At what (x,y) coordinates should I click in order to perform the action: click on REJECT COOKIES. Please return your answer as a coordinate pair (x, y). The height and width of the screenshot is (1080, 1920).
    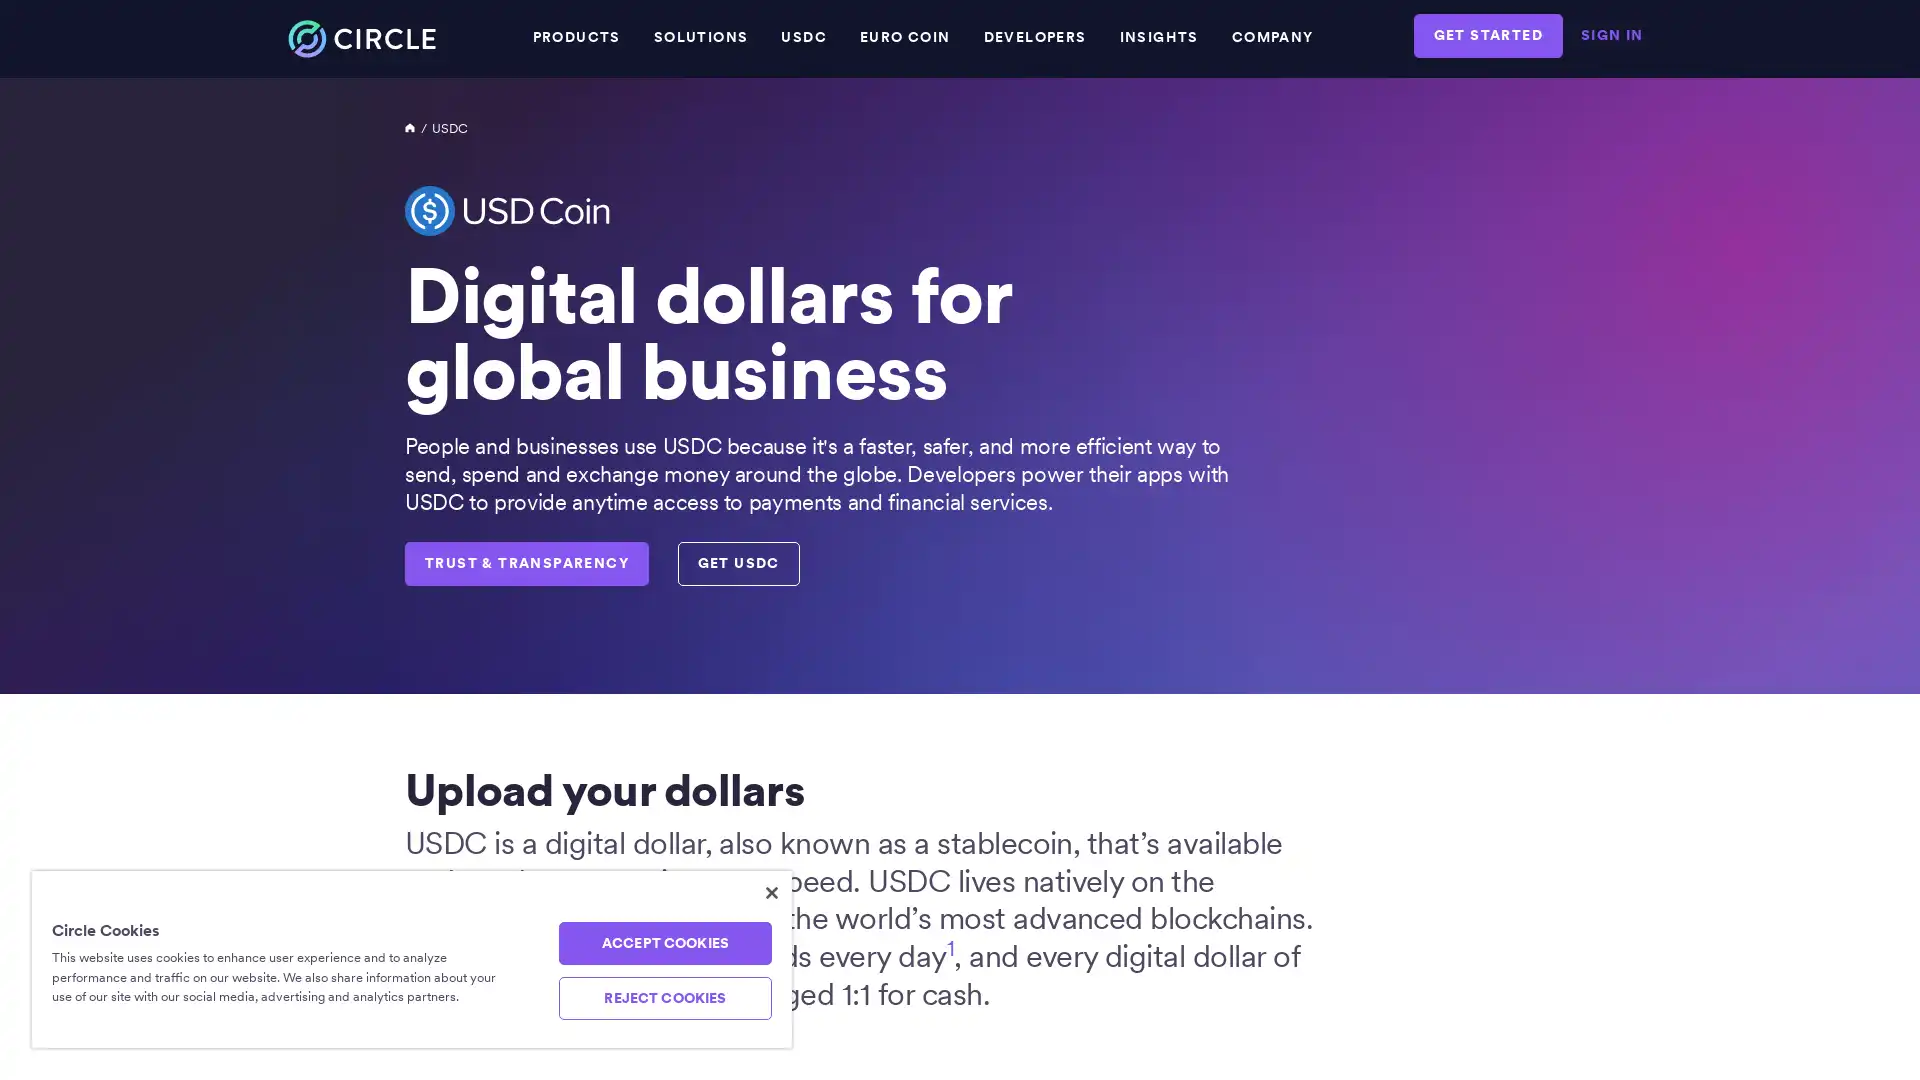
    Looking at the image, I should click on (664, 998).